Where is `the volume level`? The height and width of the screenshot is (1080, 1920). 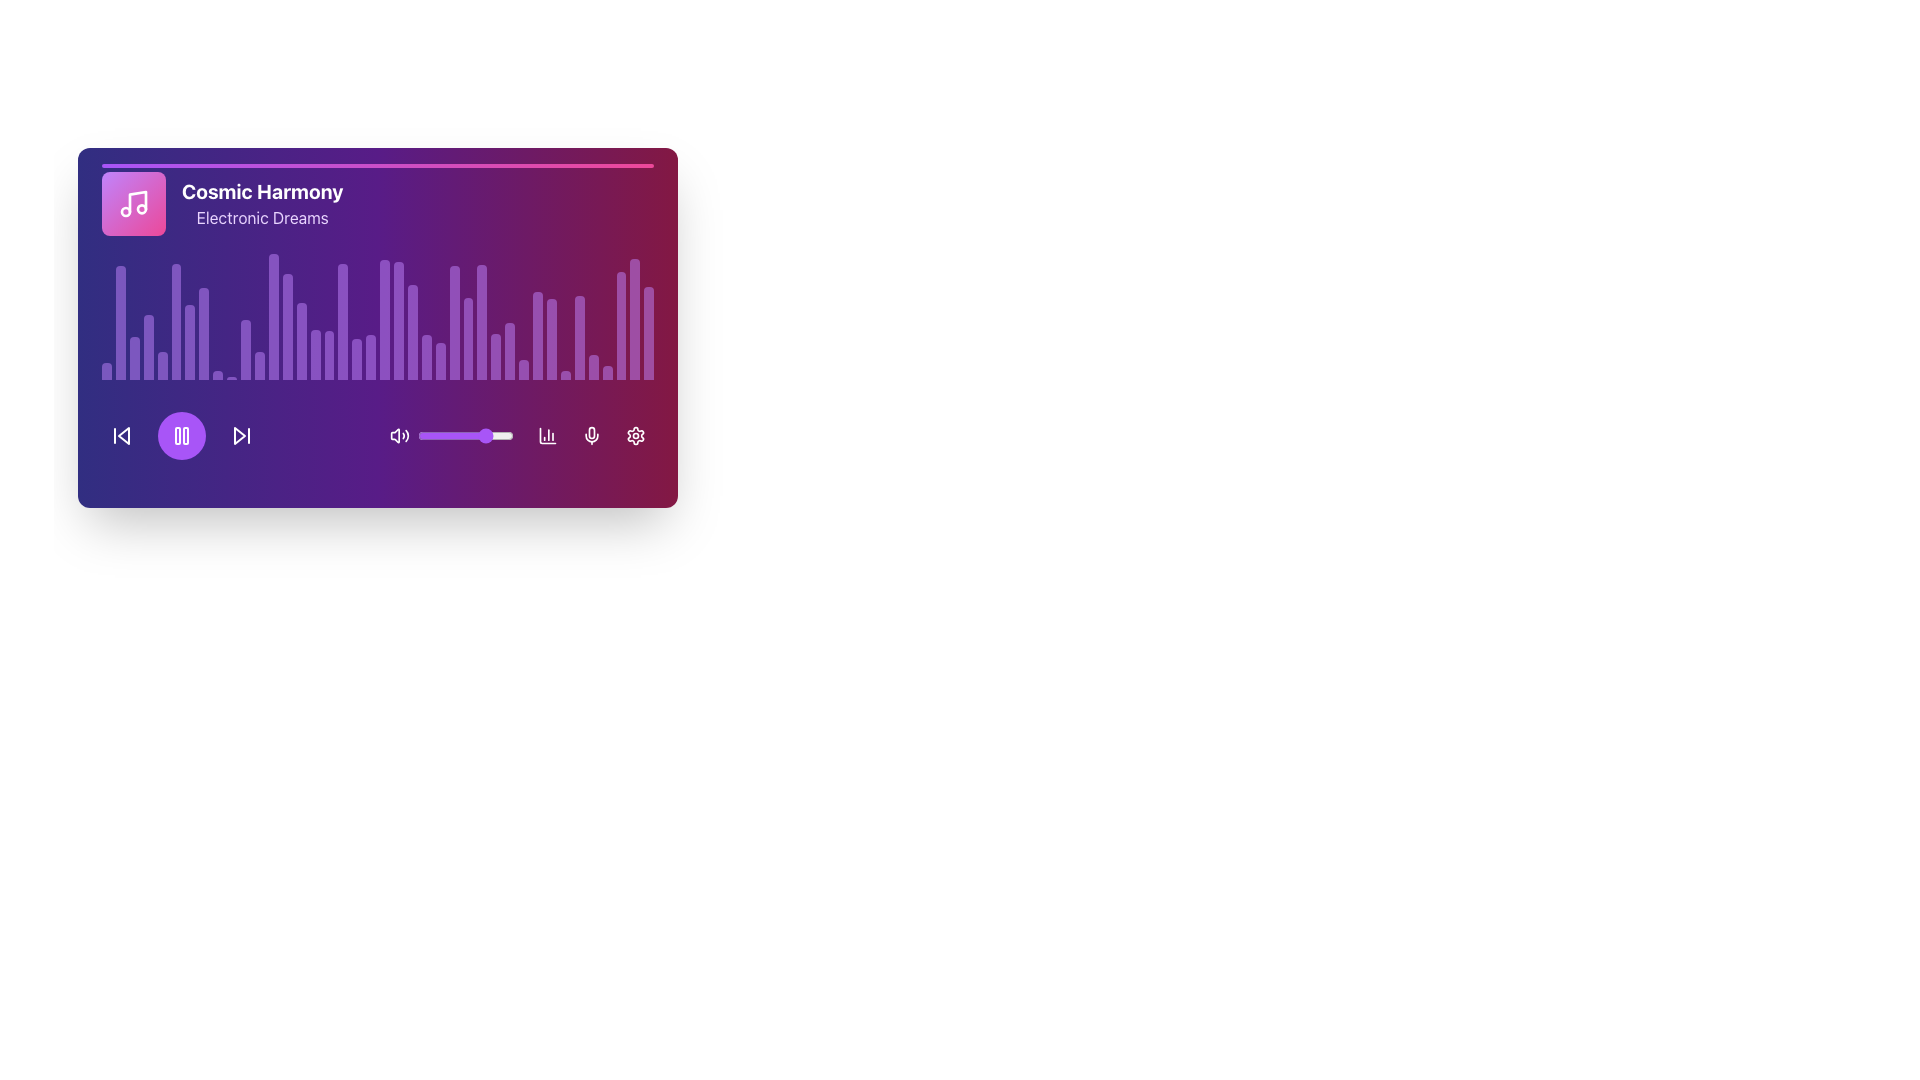
the volume level is located at coordinates (428, 434).